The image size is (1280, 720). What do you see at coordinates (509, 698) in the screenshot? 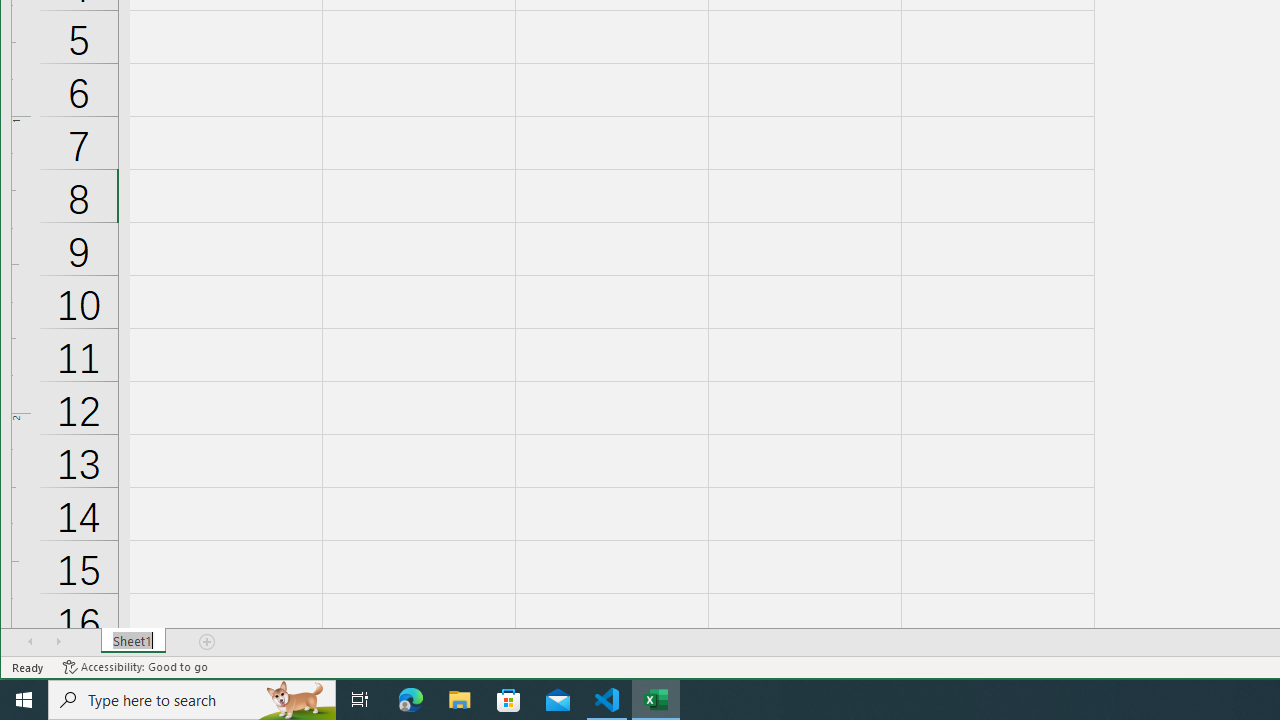
I see `'Microsoft Store'` at bounding box center [509, 698].